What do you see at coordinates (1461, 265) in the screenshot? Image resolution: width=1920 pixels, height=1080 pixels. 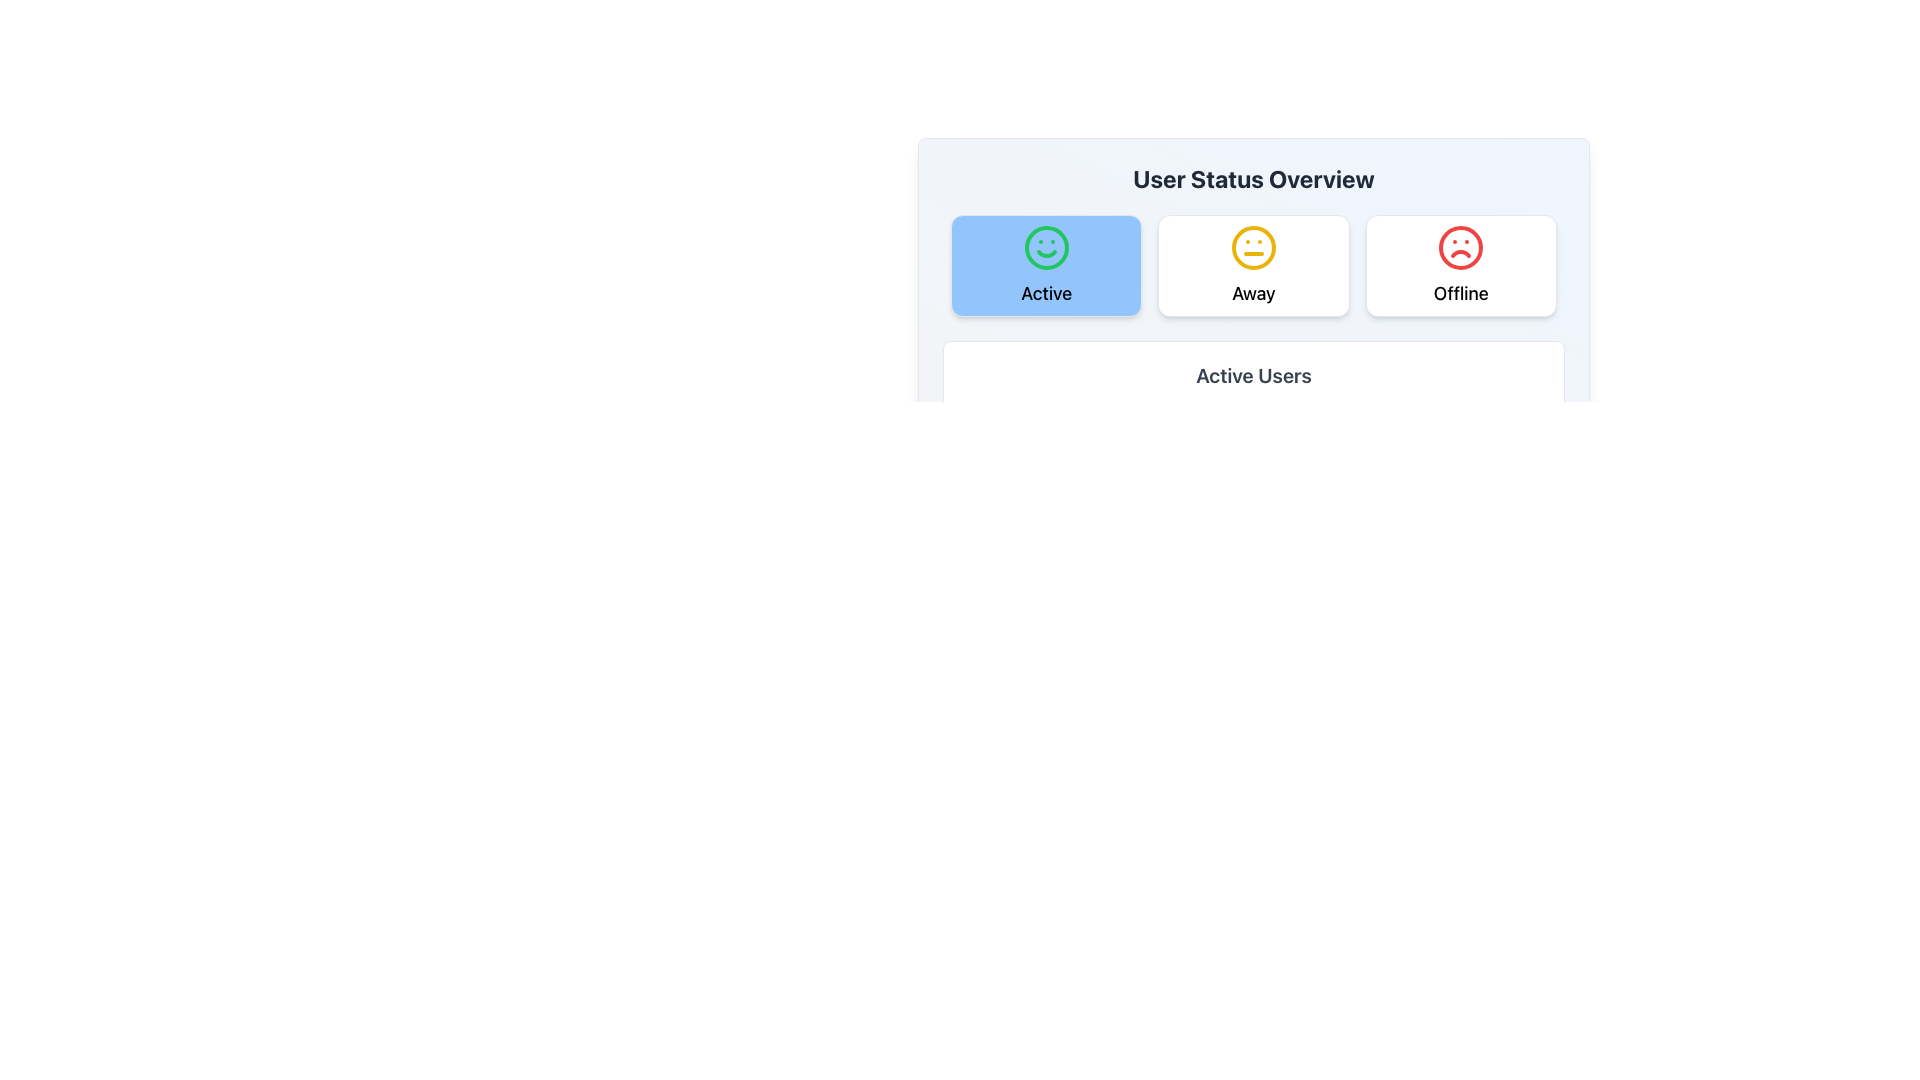 I see `the 'Offline' button, which is a rectangular button with rounded corners displaying a frowning face icon in red and the text 'Offline', to change its appearance` at bounding box center [1461, 265].